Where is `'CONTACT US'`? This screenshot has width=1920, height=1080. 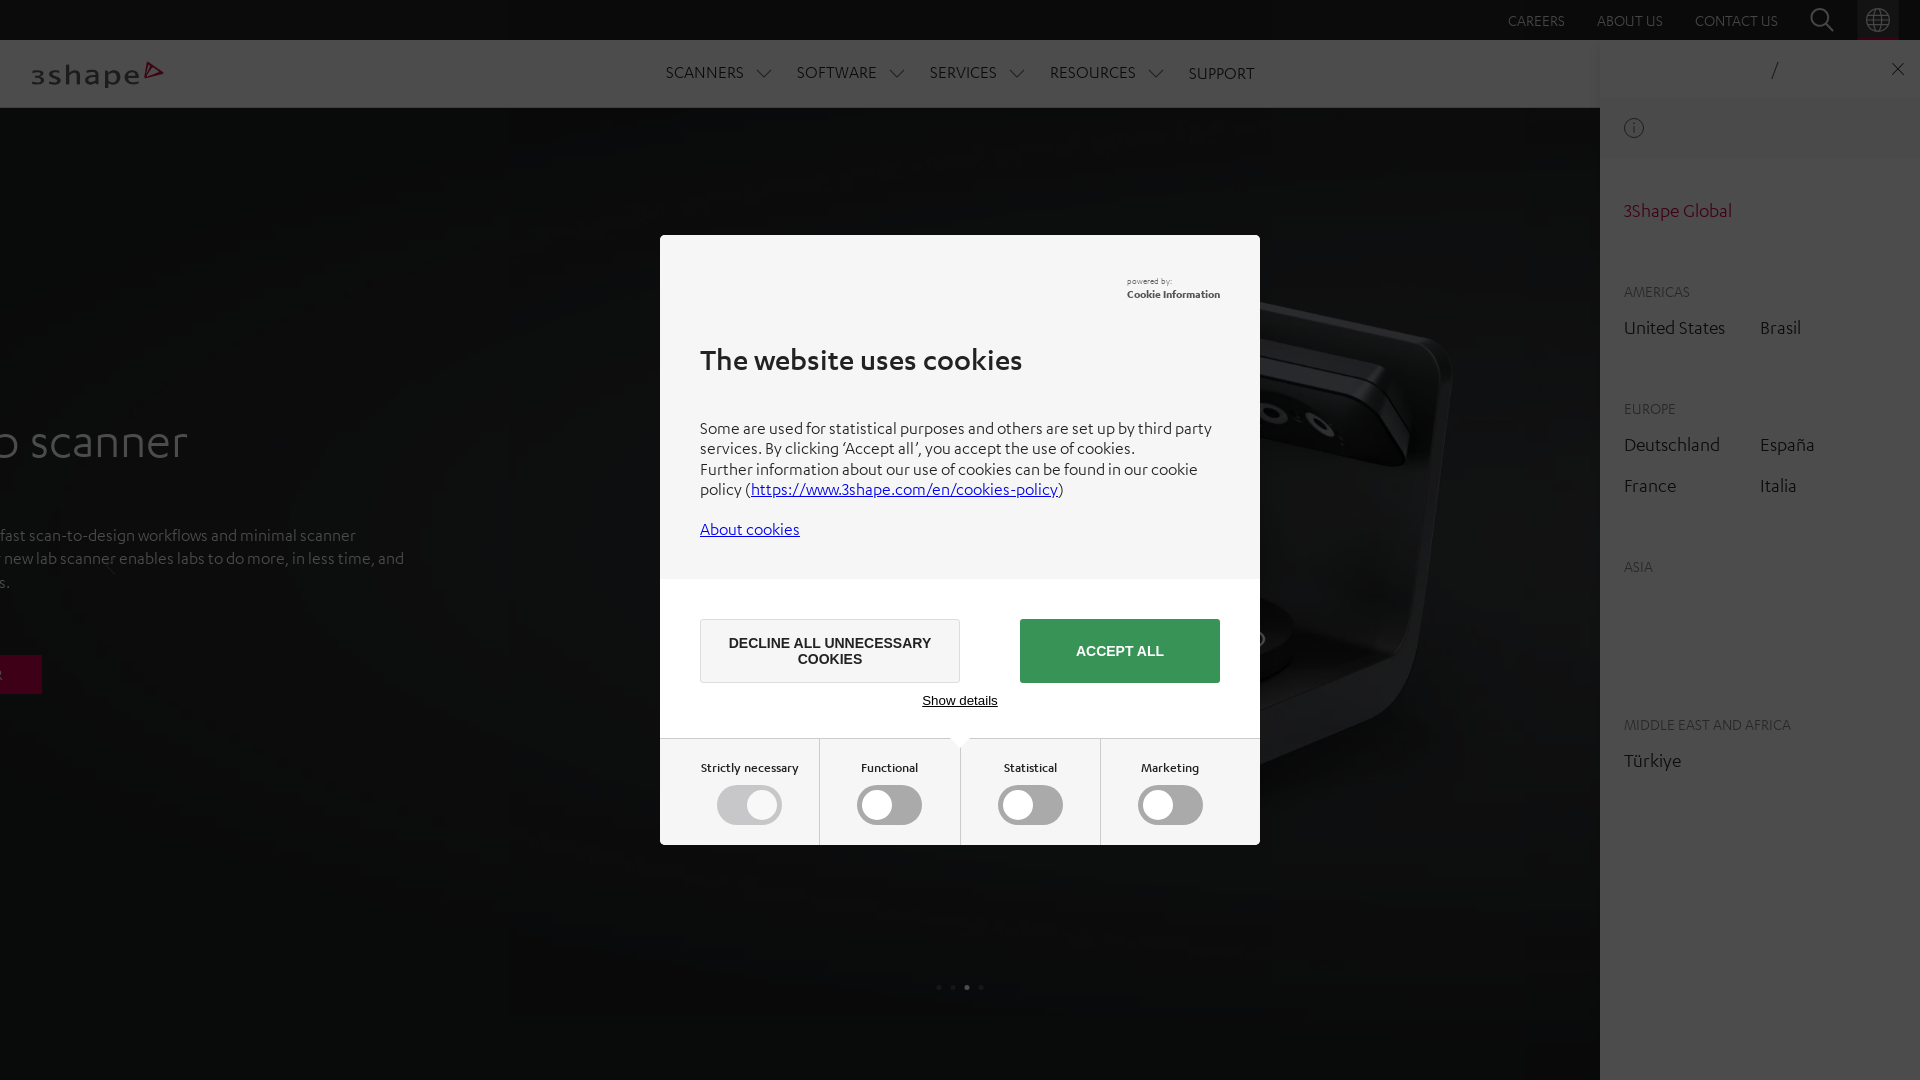
'CONTACT US' is located at coordinates (1735, 19).